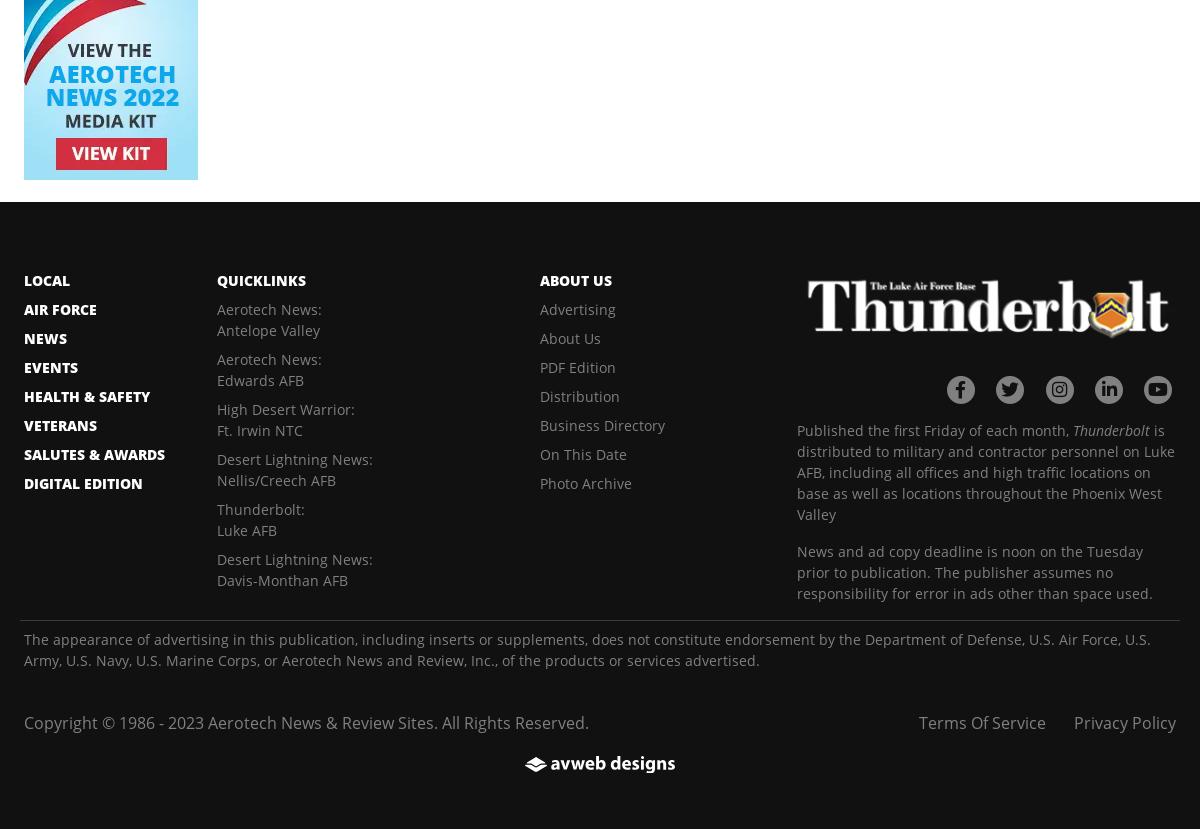 The image size is (1200, 829). What do you see at coordinates (796, 570) in the screenshot?
I see `'News and ad copy deadline is noon on the Tuesday prior to publication. The publisher assumes no responsibility for error in ads other than space used.'` at bounding box center [796, 570].